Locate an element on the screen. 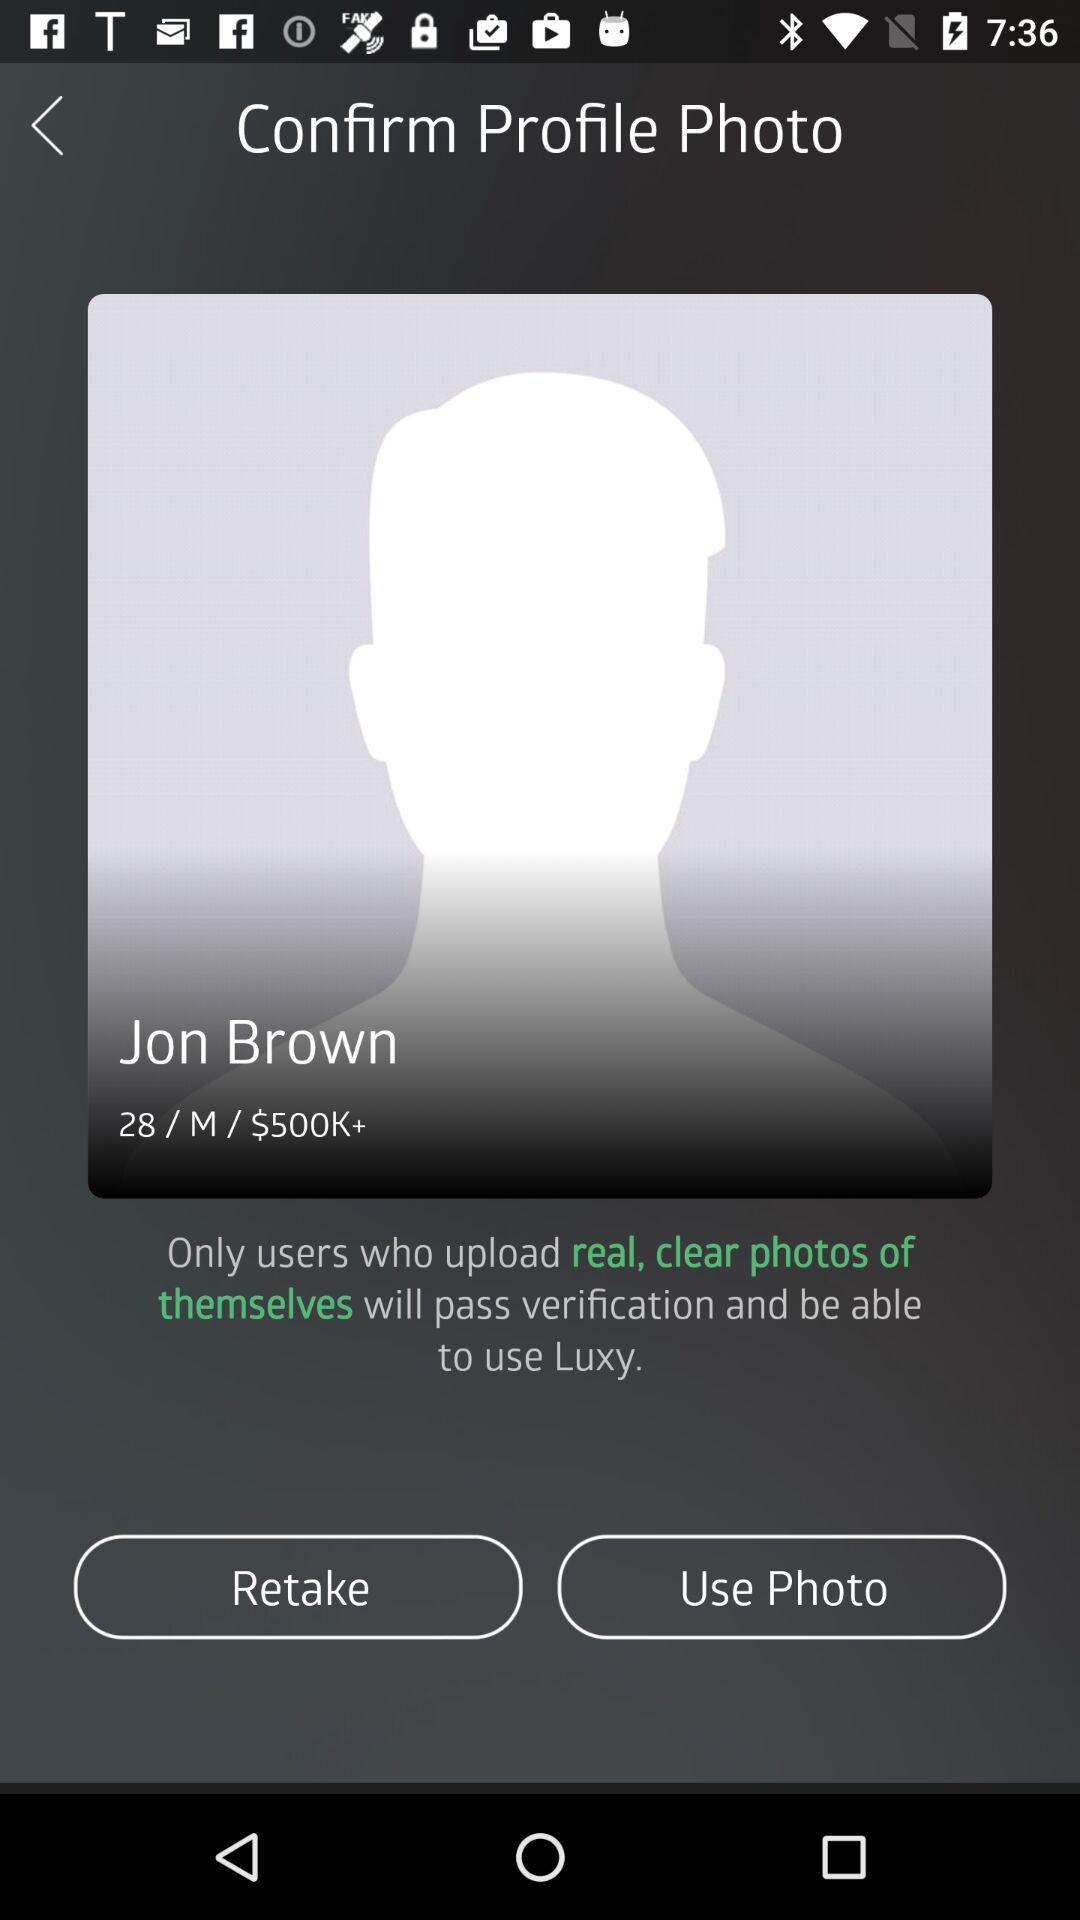  the retake icon is located at coordinates (298, 1586).